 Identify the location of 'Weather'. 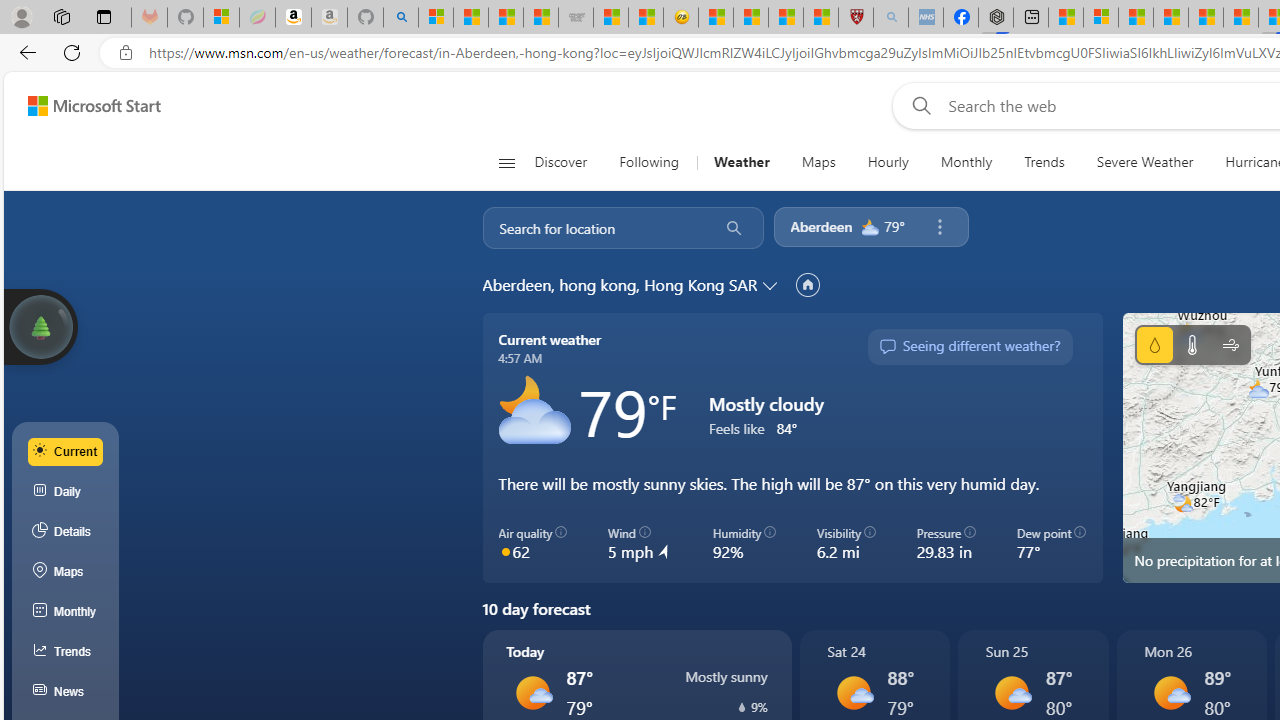
(740, 162).